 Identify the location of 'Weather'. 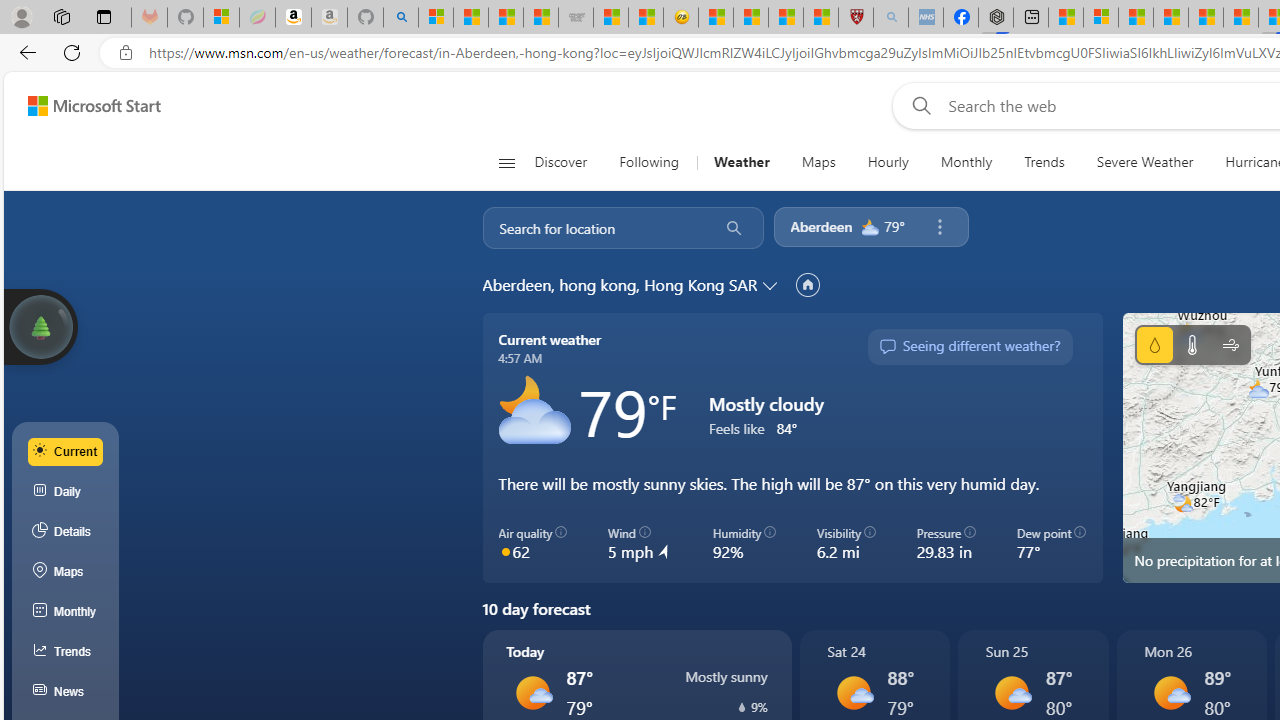
(740, 162).